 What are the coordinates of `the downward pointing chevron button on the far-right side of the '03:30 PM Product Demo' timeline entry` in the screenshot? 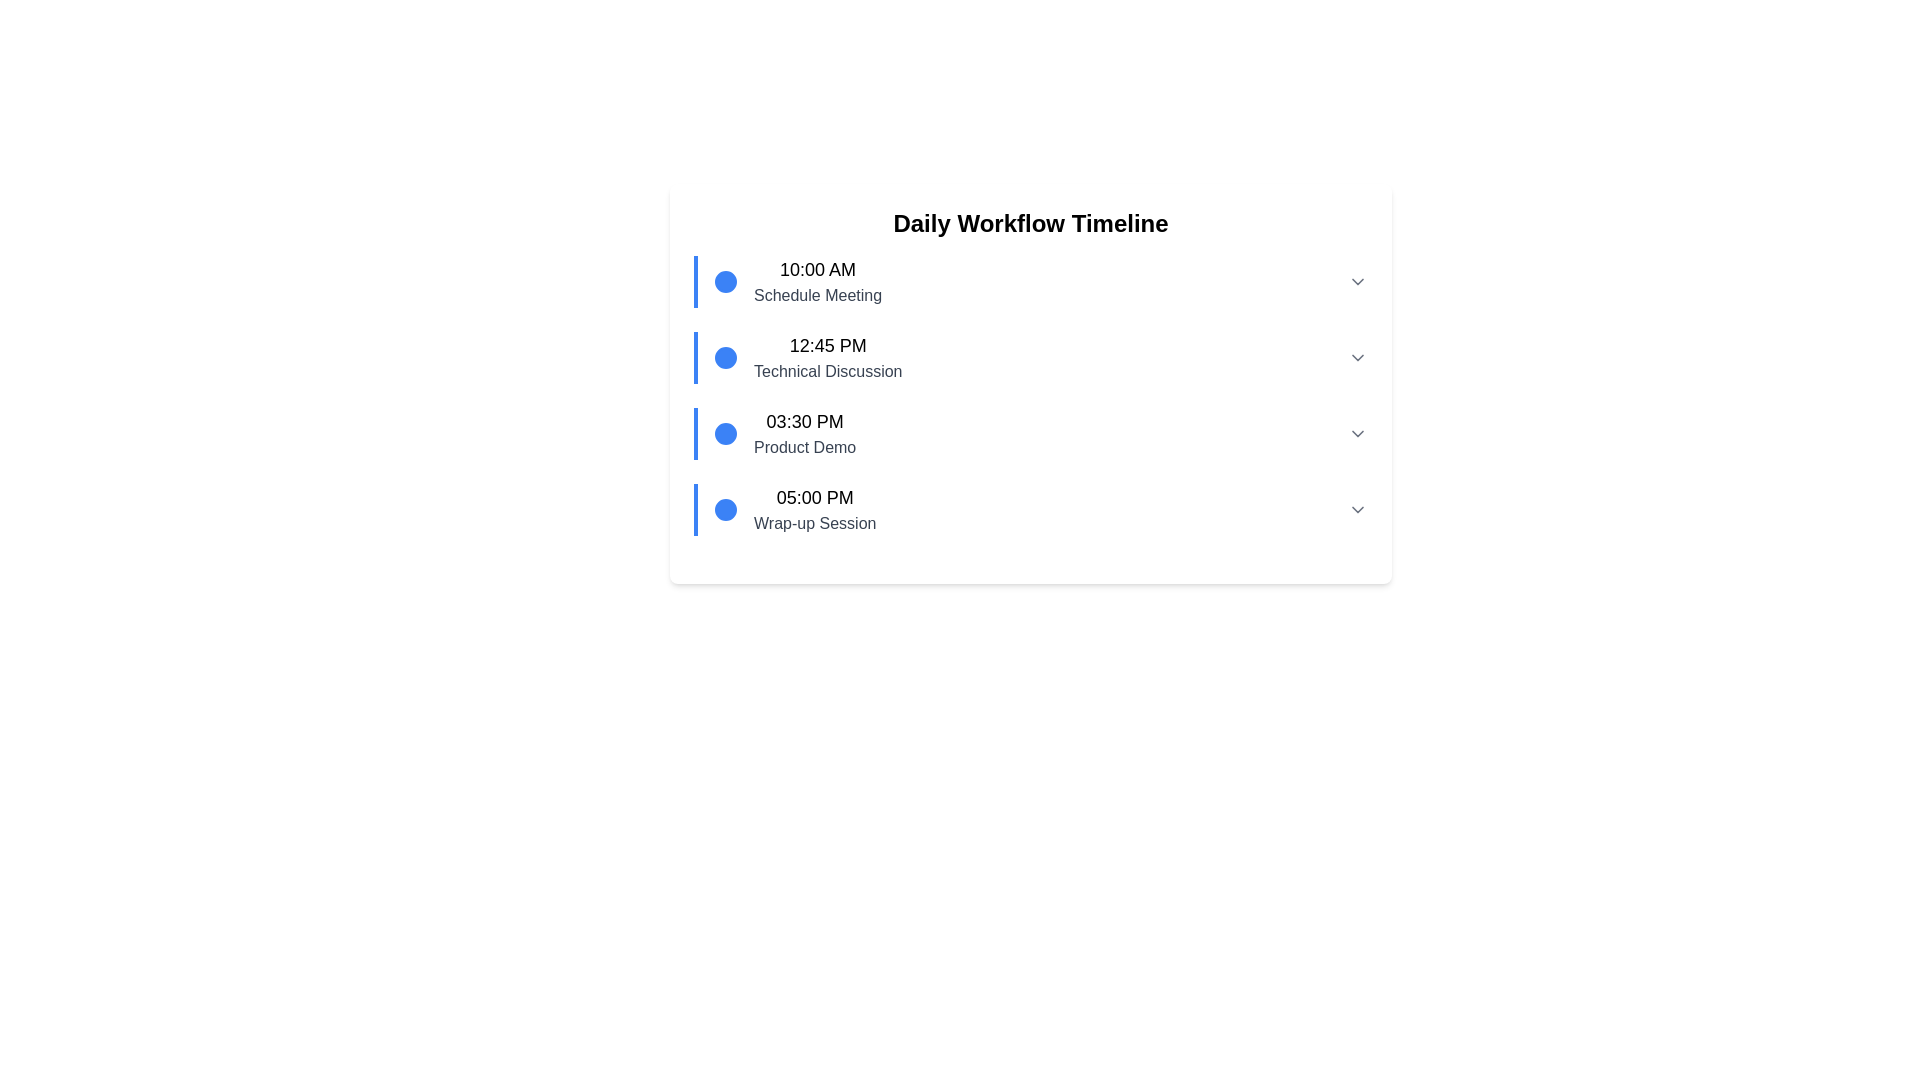 It's located at (1358, 433).